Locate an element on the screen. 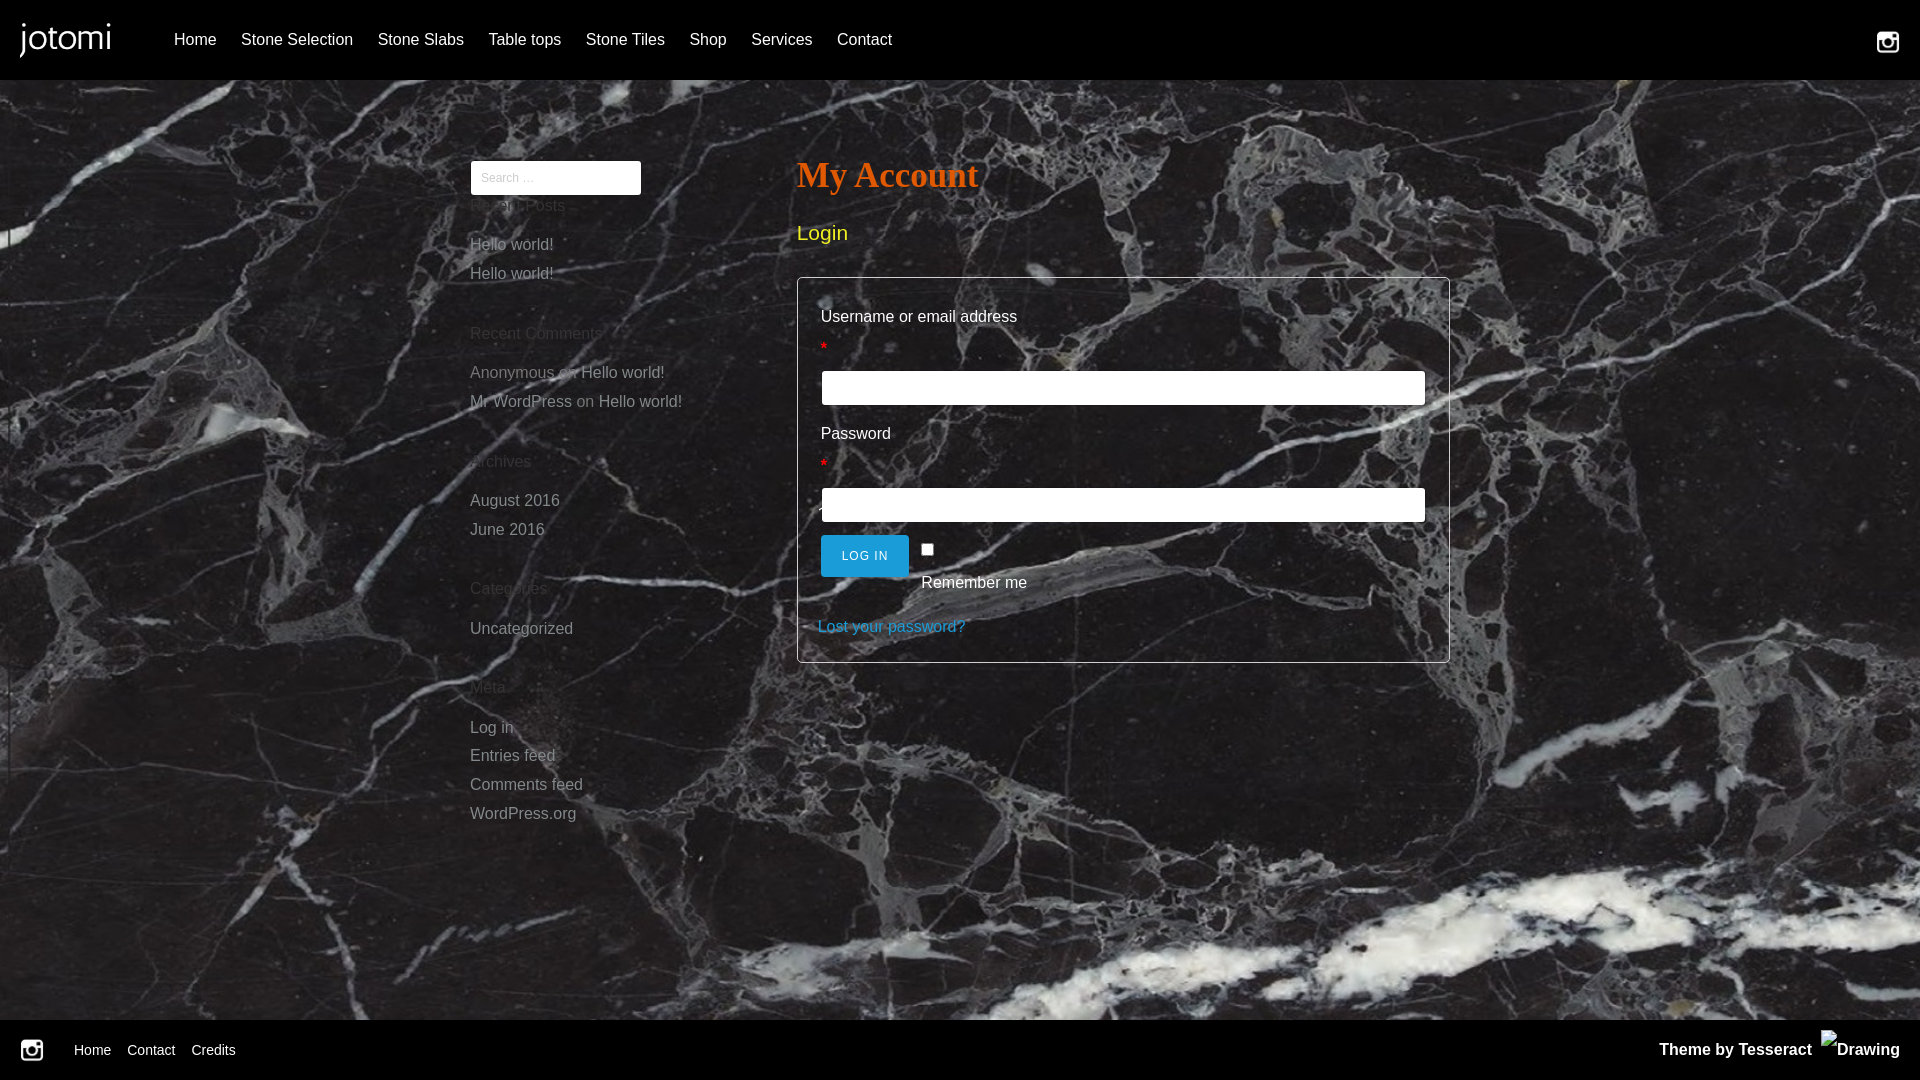 The image size is (1920, 1080). 'Lost your password?' is located at coordinates (891, 625).